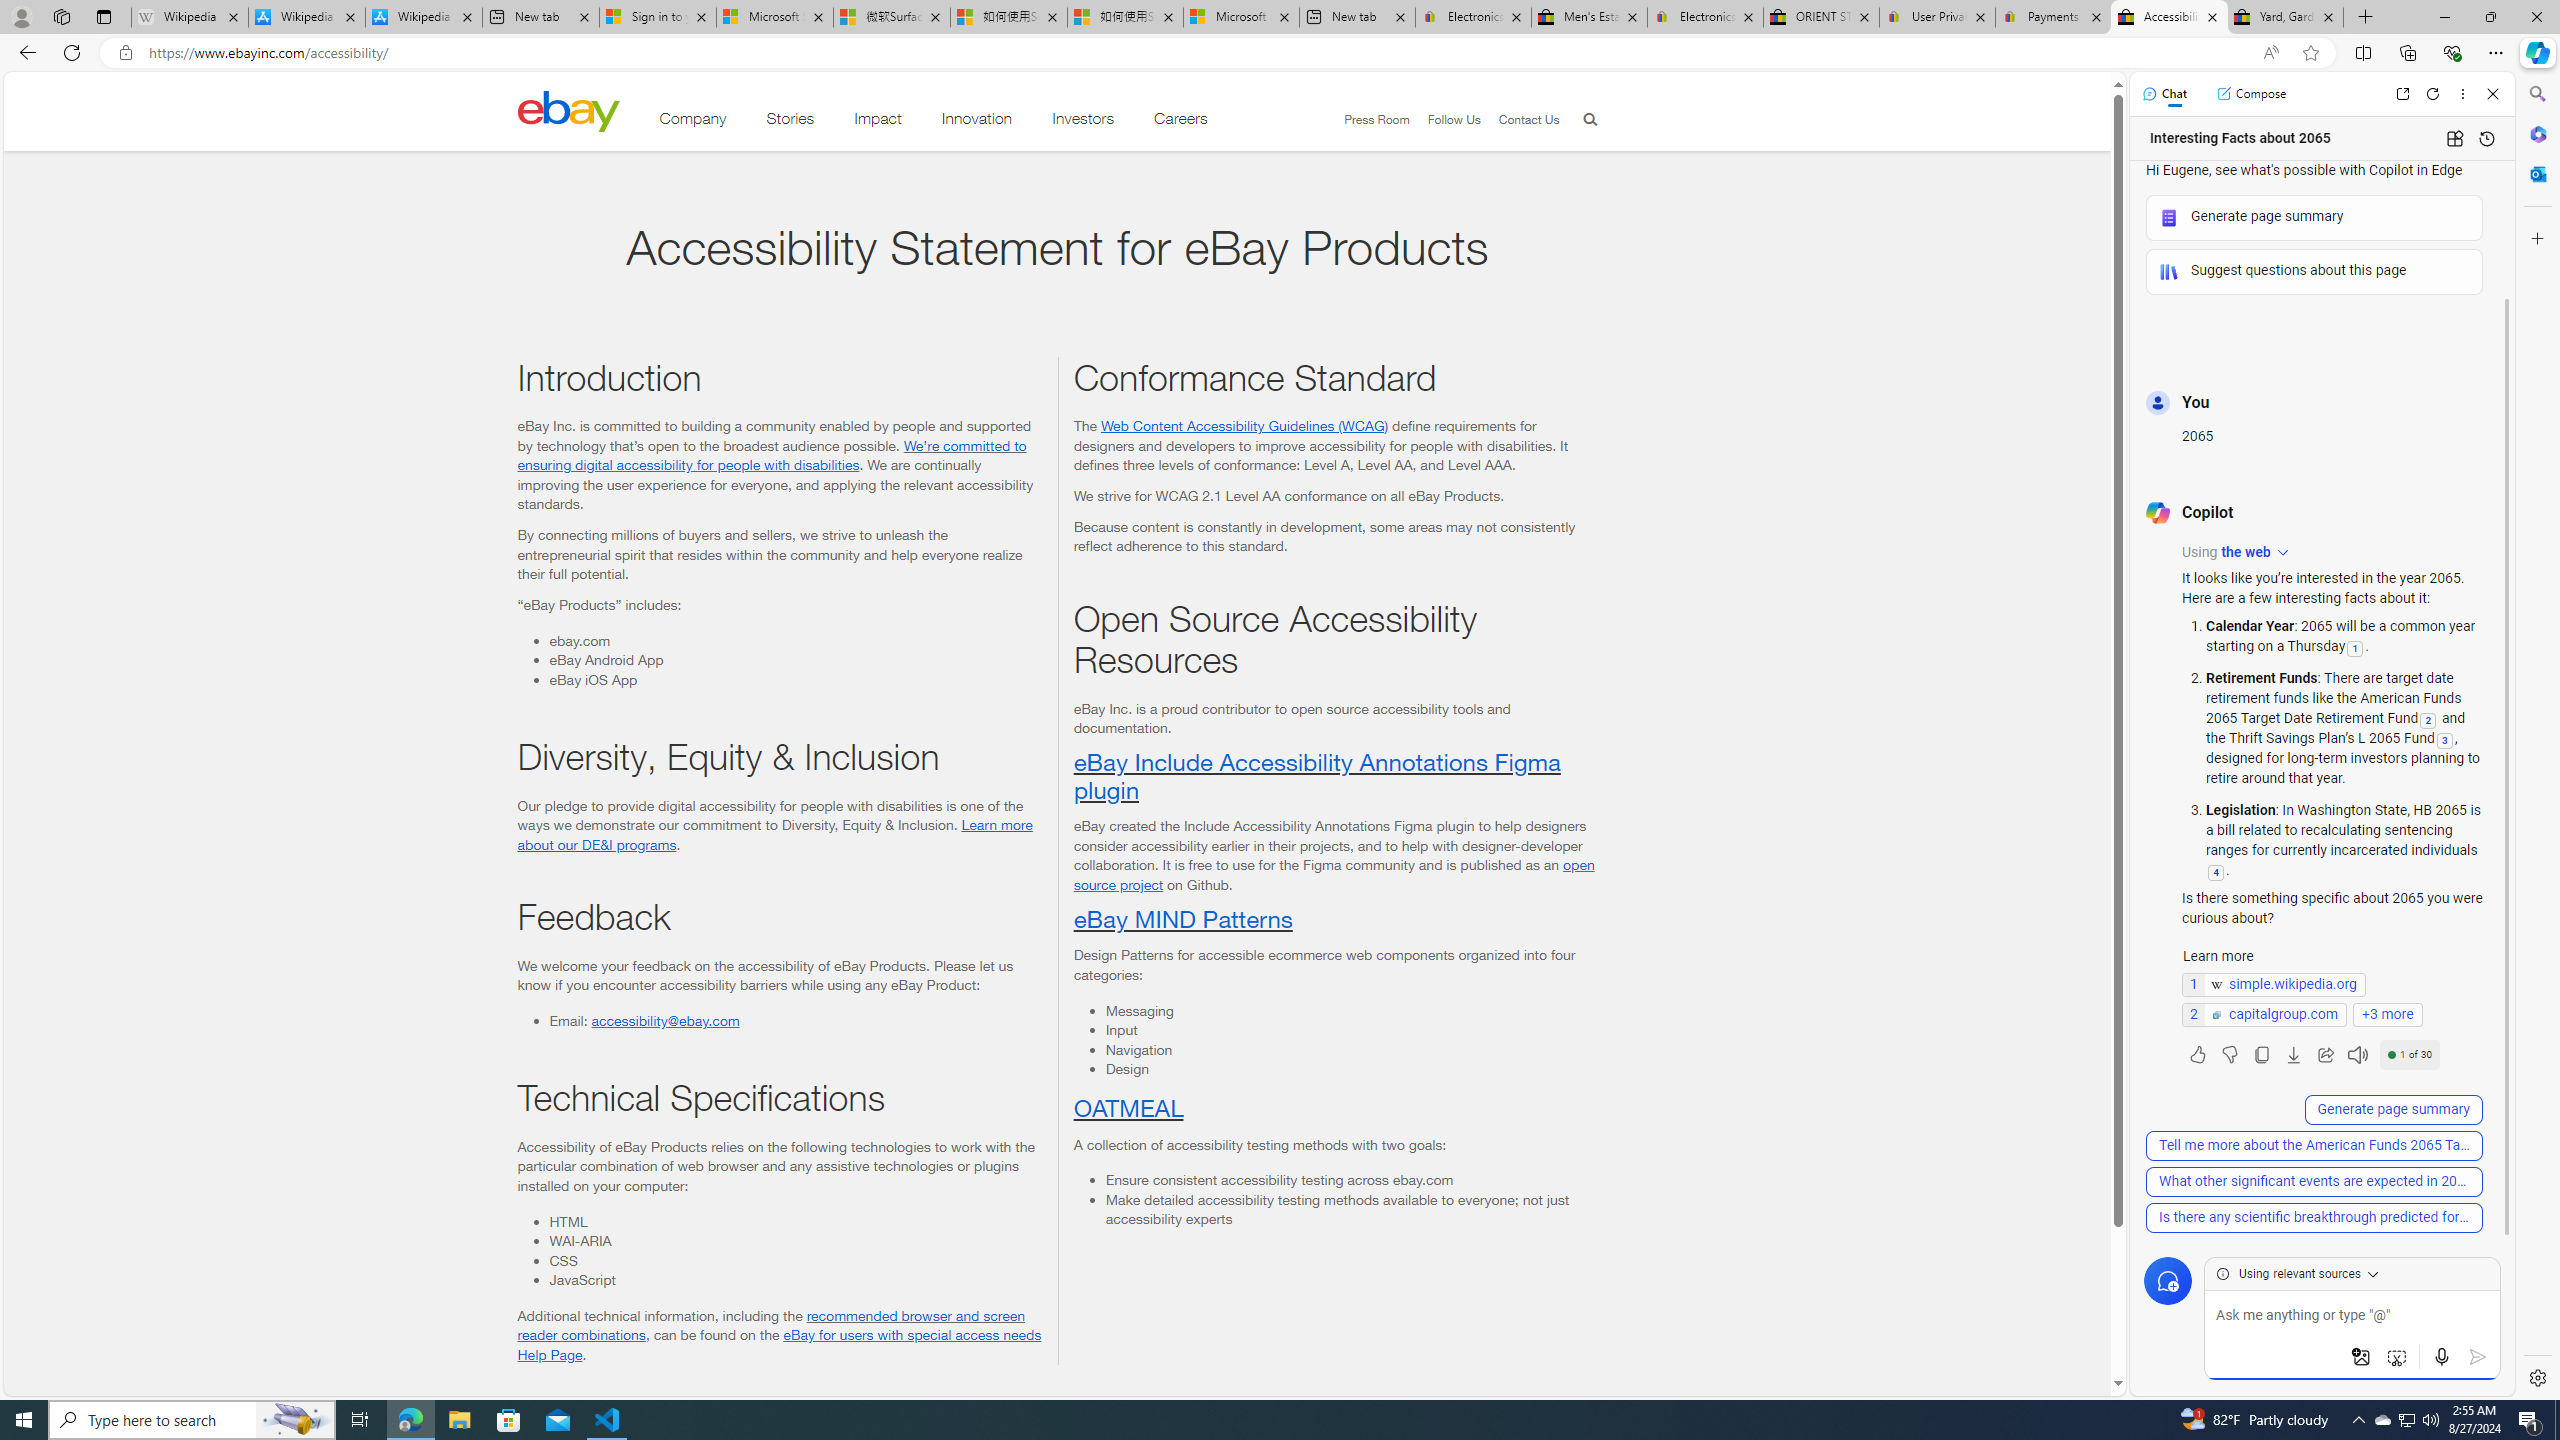  Describe the element at coordinates (1126, 1106) in the screenshot. I see `'OATMEAL'` at that location.